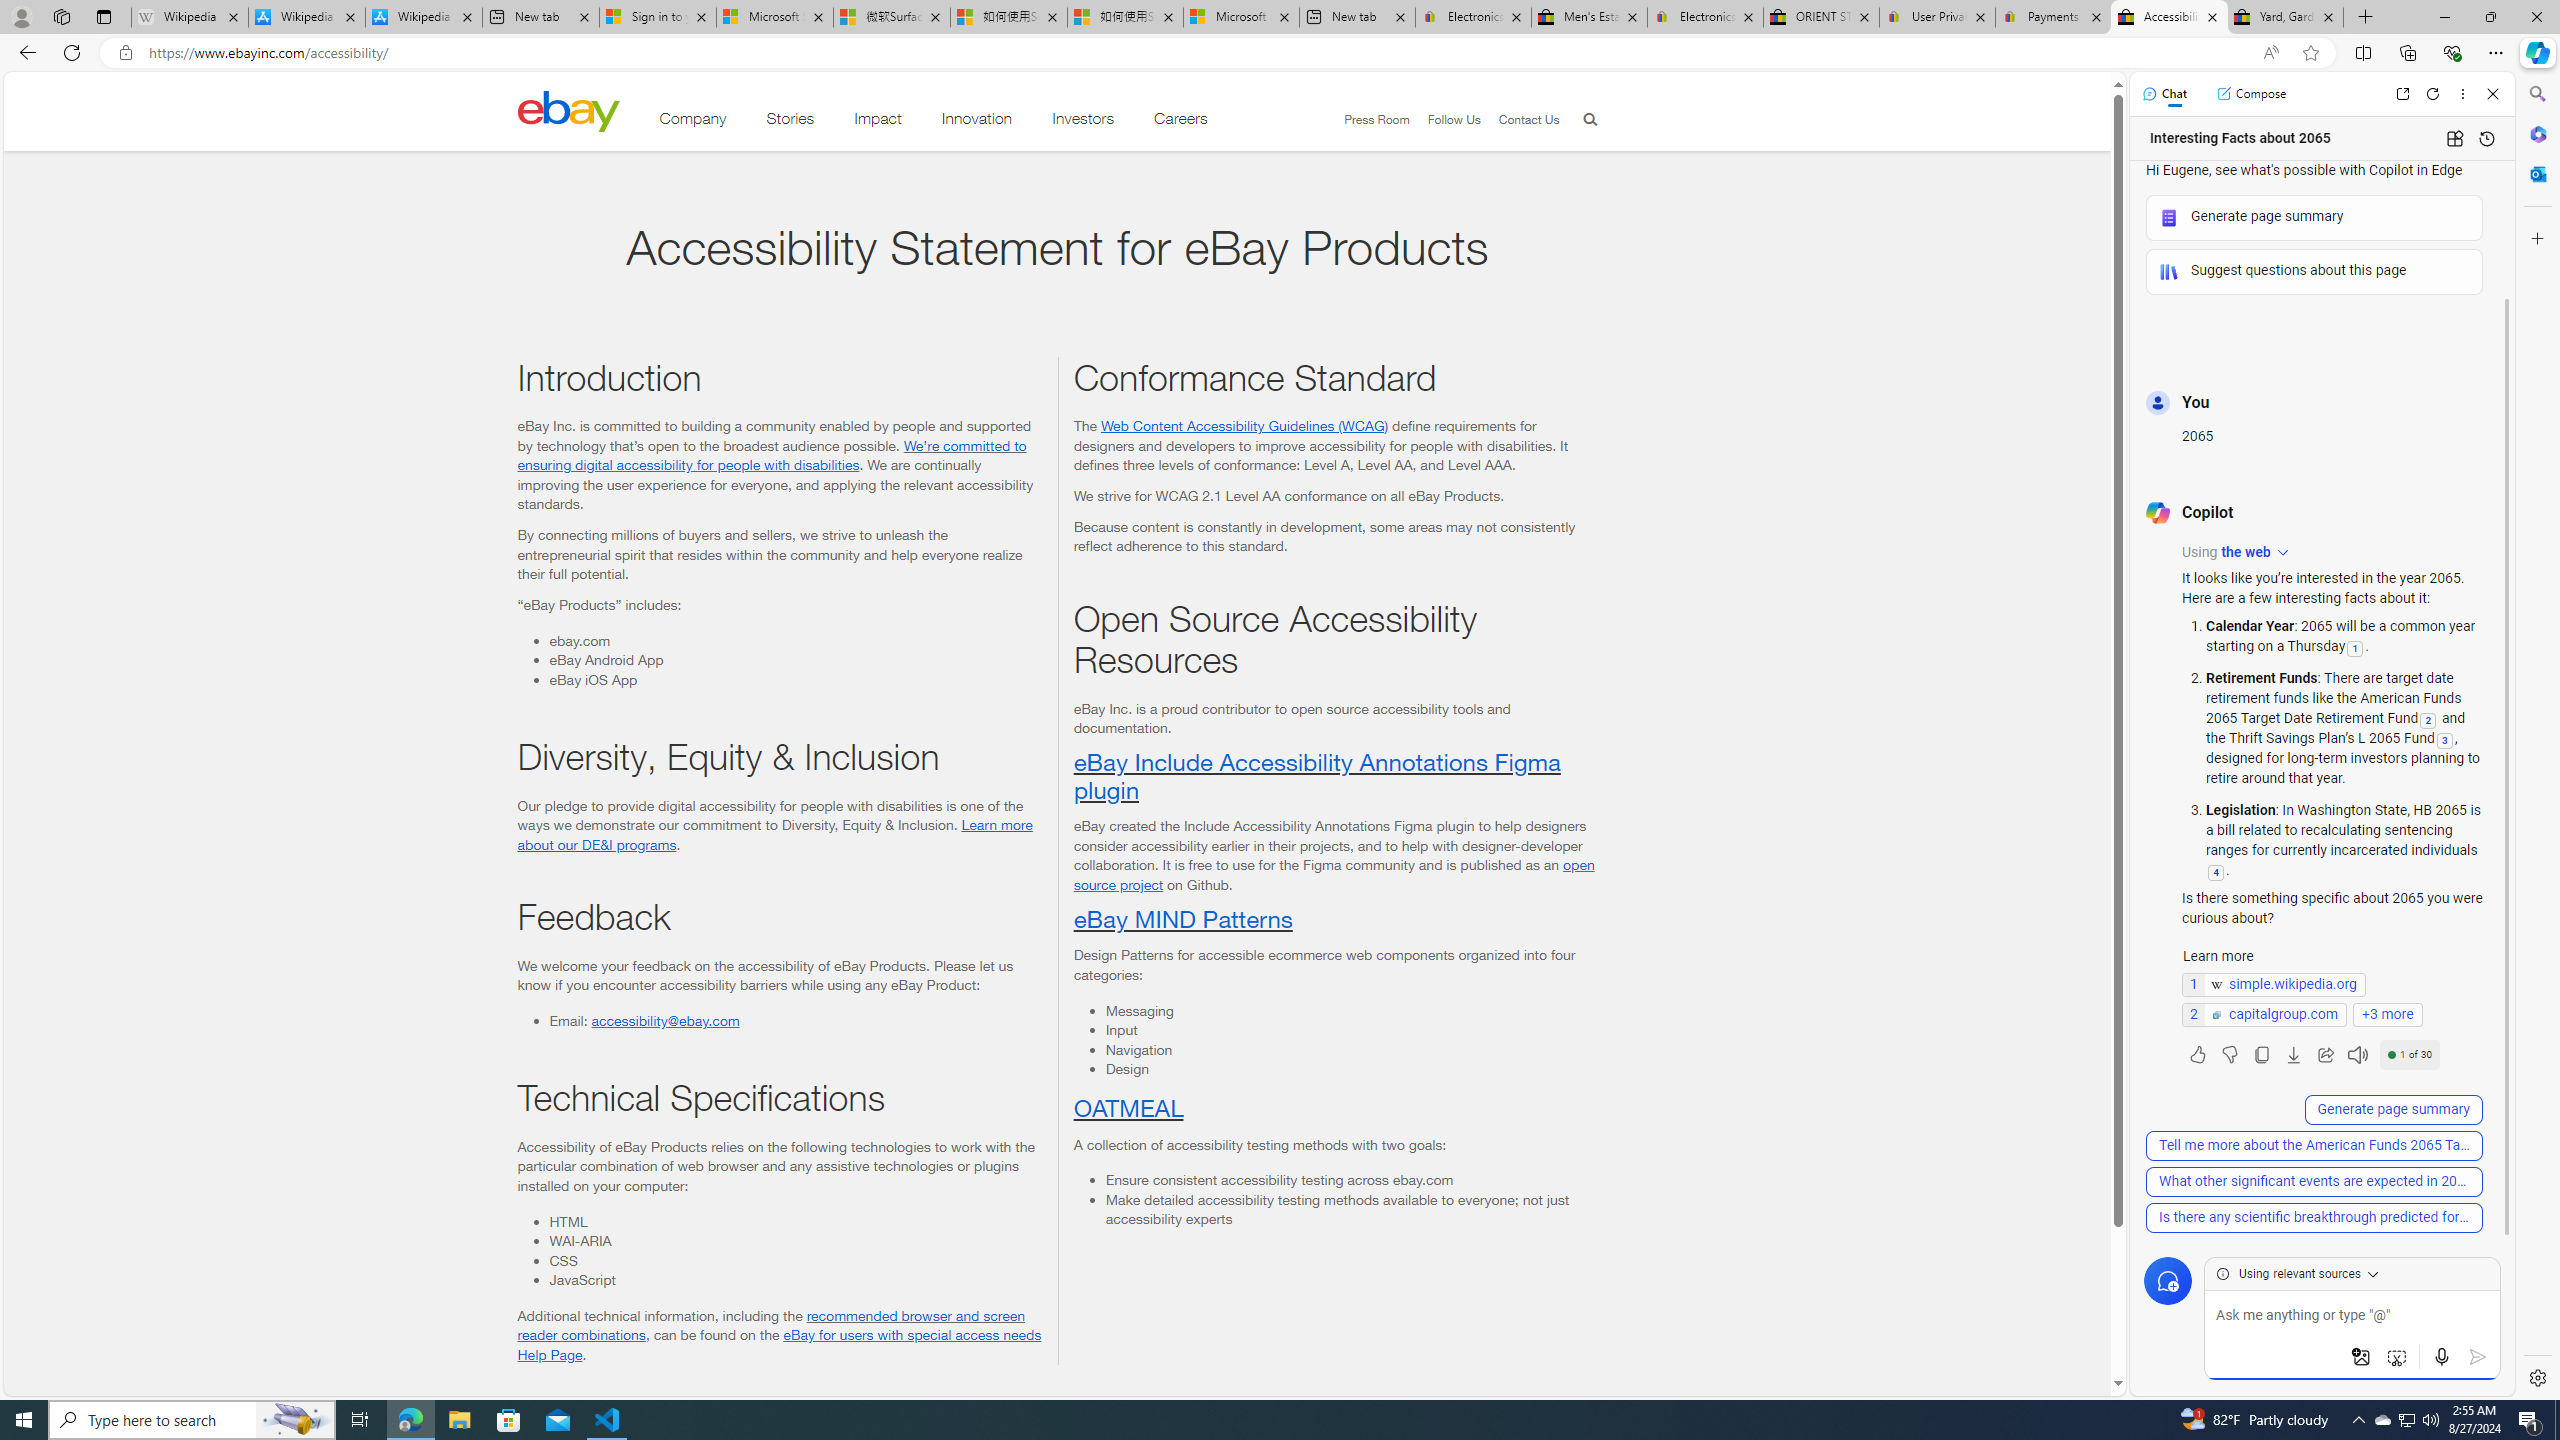  Describe the element at coordinates (1126, 1106) in the screenshot. I see `'OATMEAL'` at that location.